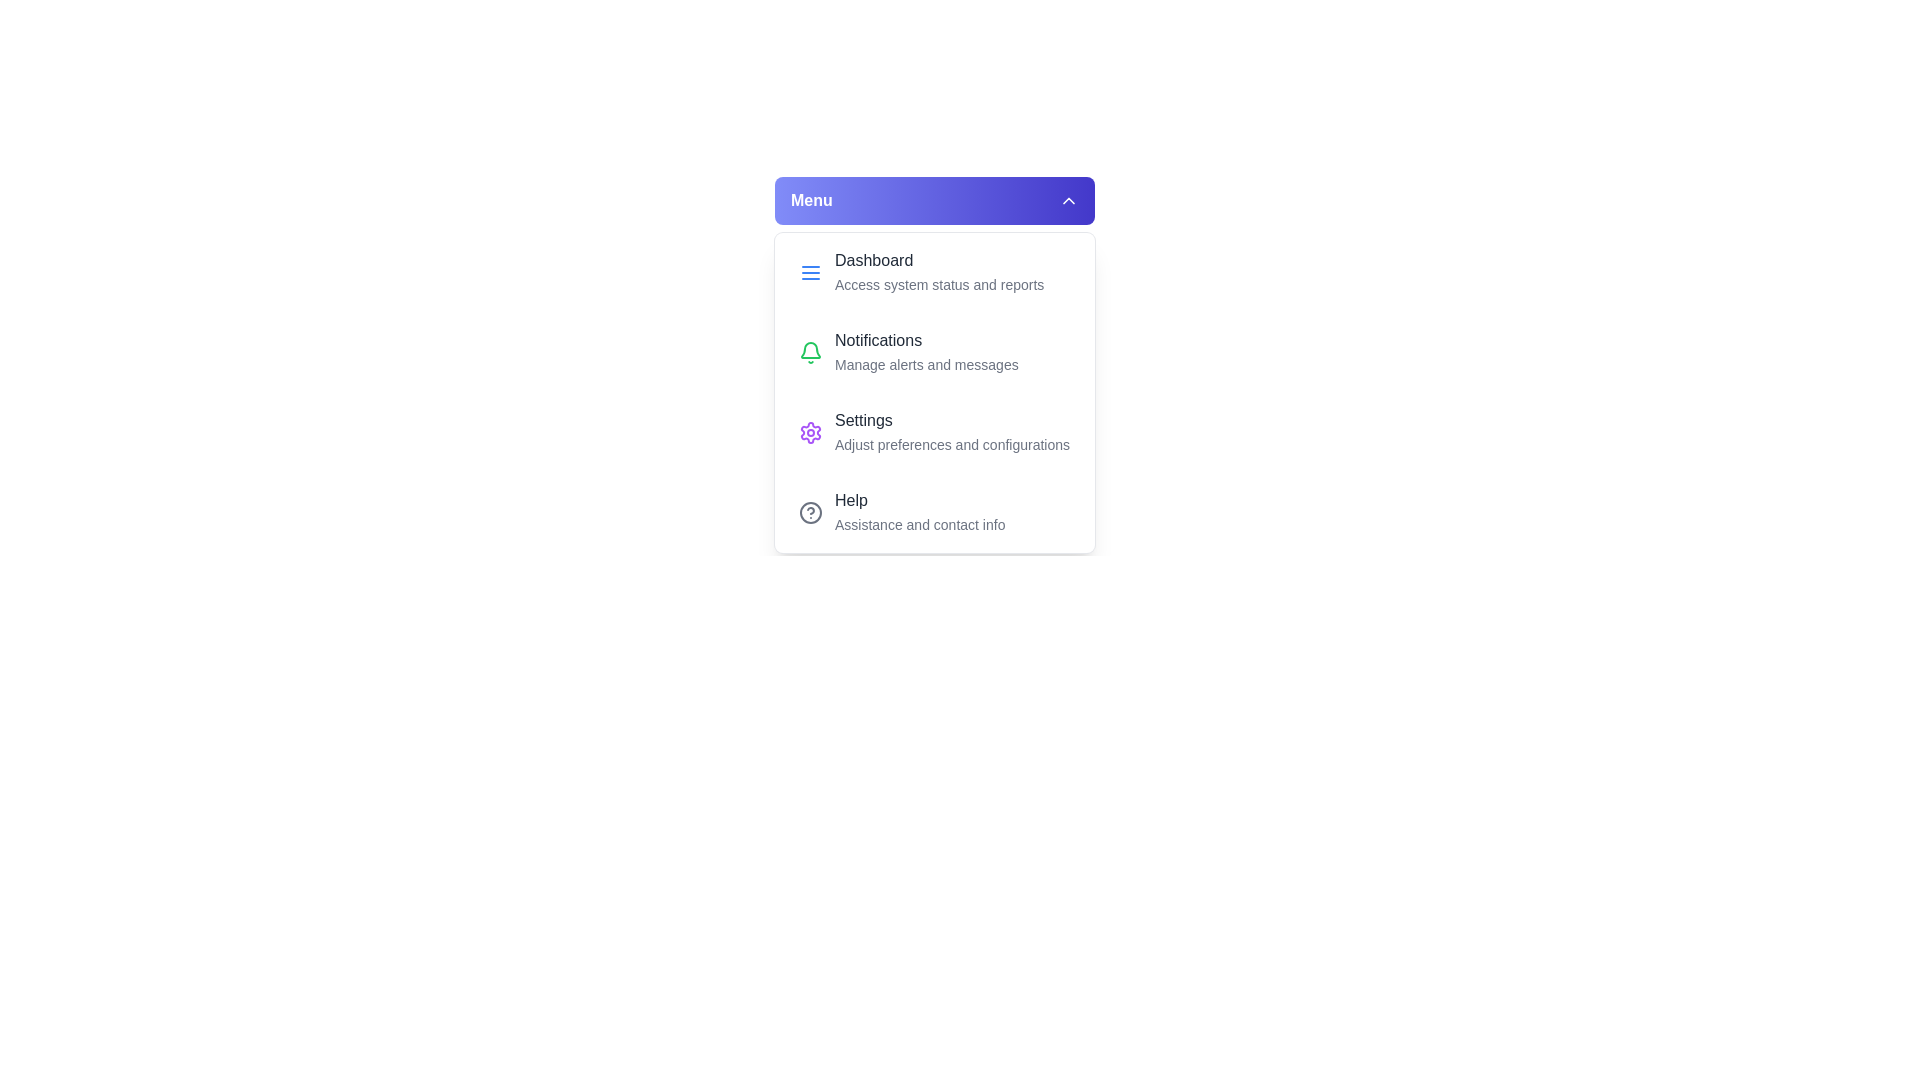 The image size is (1920, 1080). What do you see at coordinates (811, 352) in the screenshot?
I see `the notifications icon located on the left side of the 'Notifications' entry in the menu panel` at bounding box center [811, 352].